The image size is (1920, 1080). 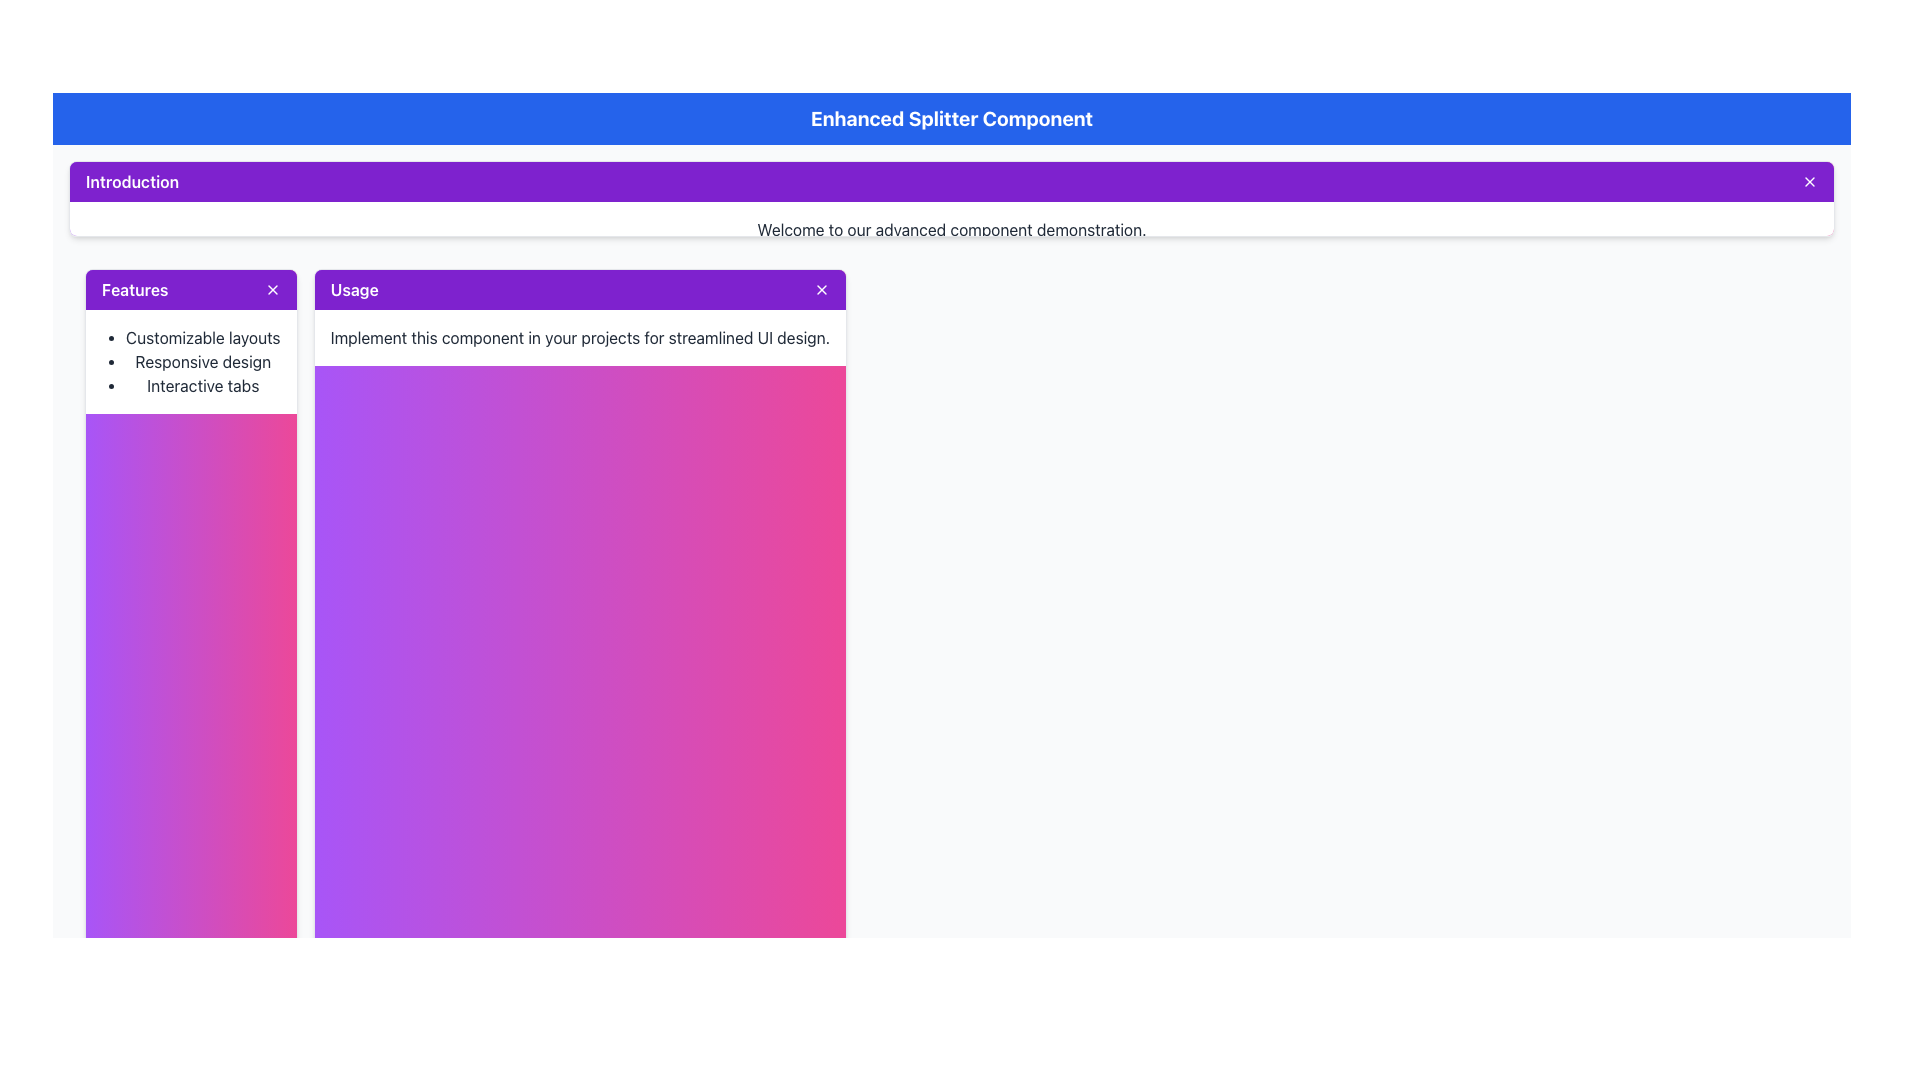 I want to click on the 'X' close icon button located on the far-right side of the purple 'Introduction' bar, so click(x=1809, y=181).